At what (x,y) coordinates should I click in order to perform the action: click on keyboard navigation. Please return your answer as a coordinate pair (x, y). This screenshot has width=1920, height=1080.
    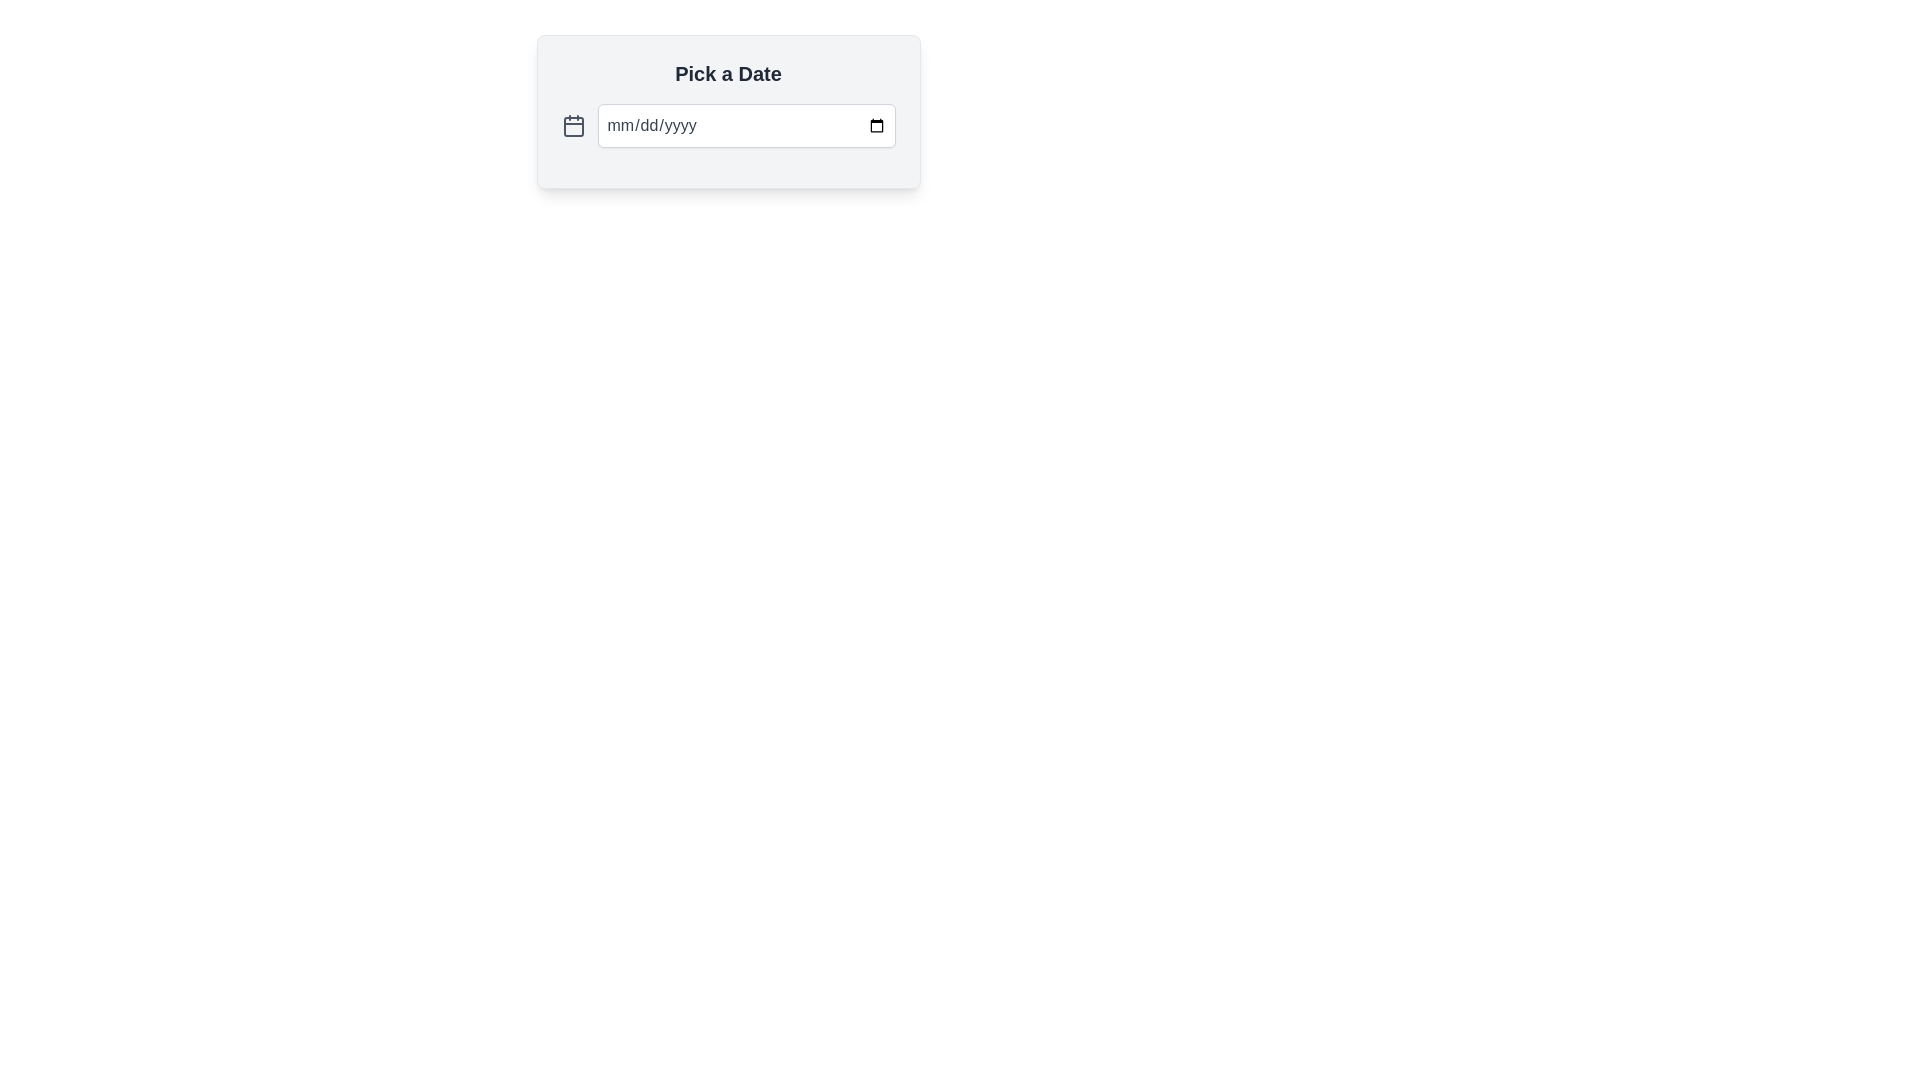
    Looking at the image, I should click on (727, 111).